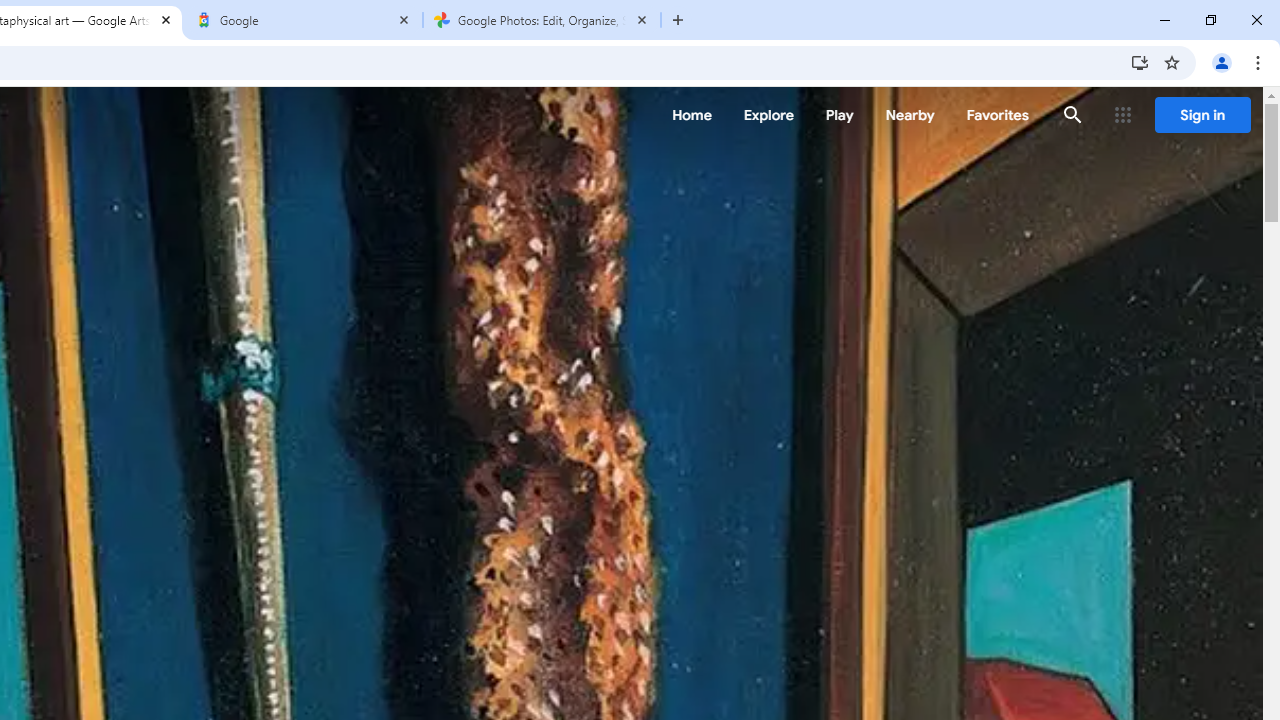 The width and height of the screenshot is (1280, 720). Describe the element at coordinates (303, 20) in the screenshot. I see `'Google'` at that location.